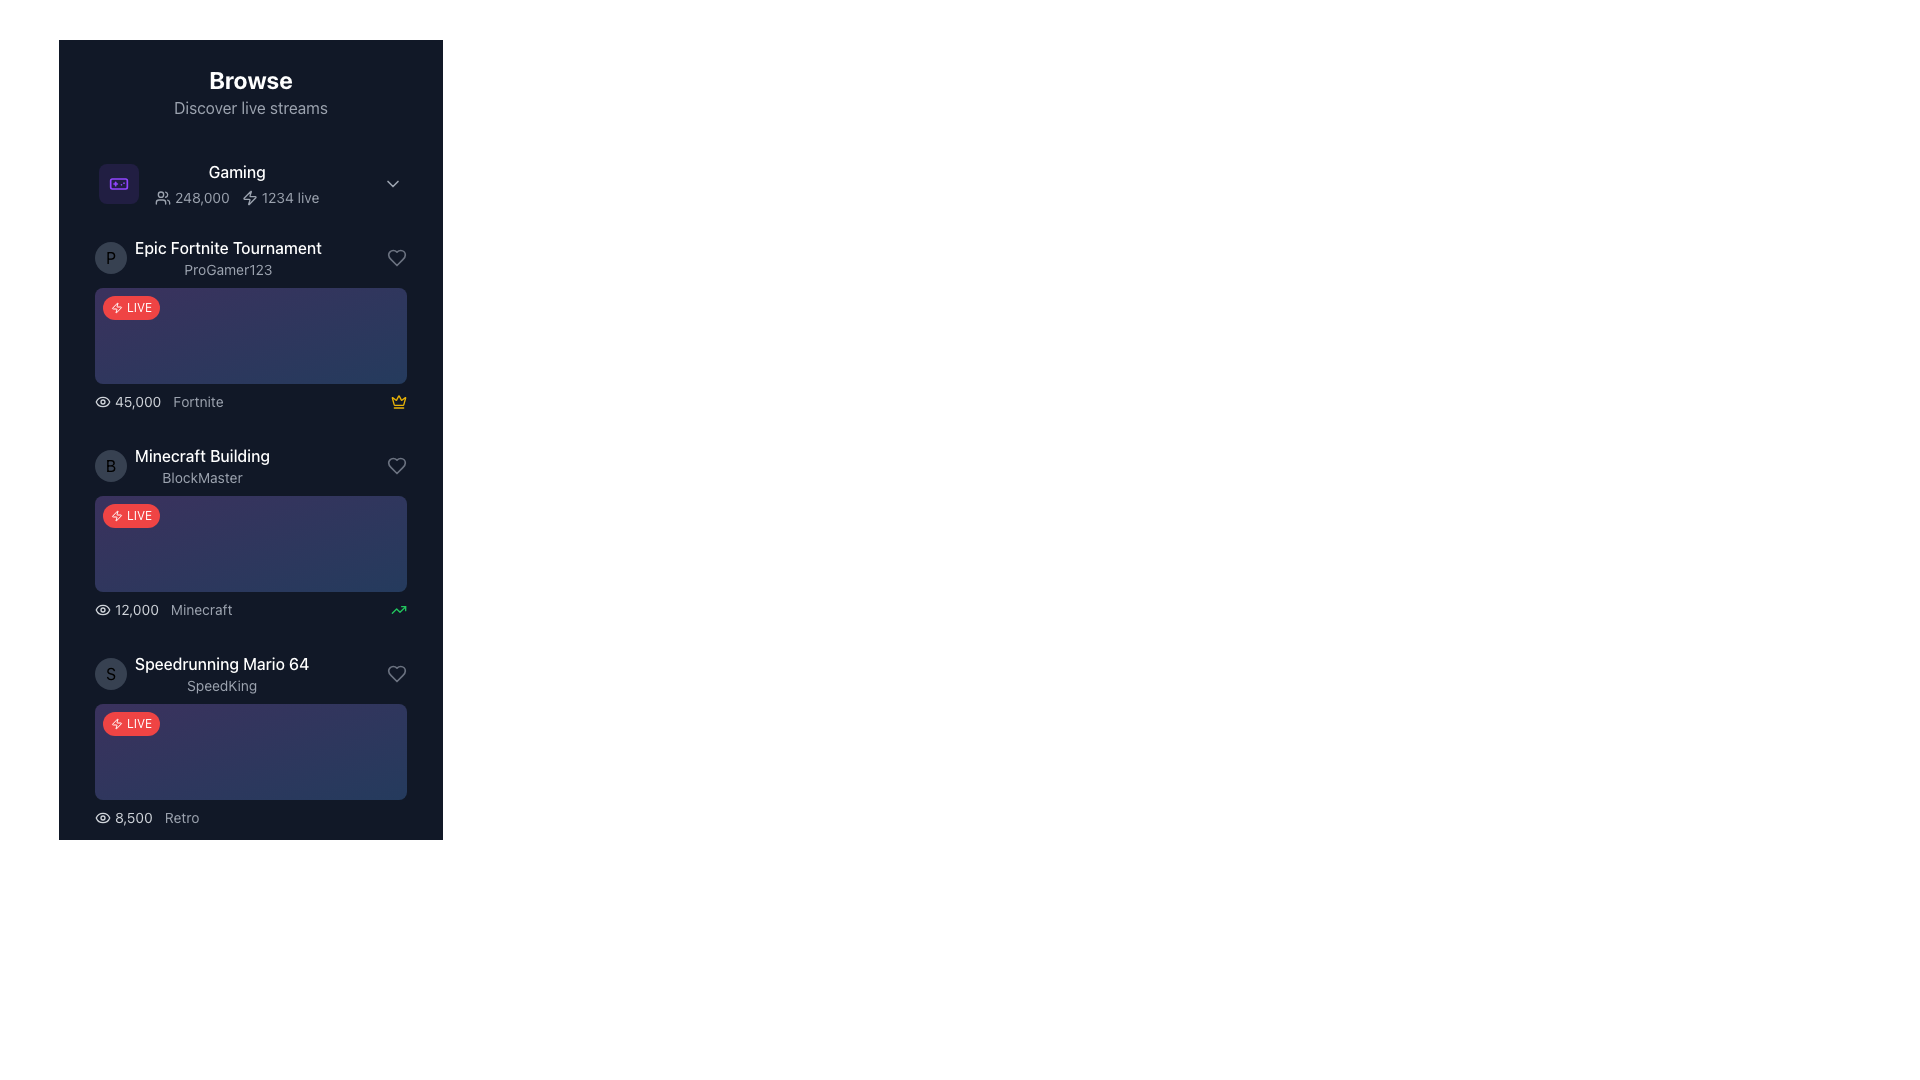 The height and width of the screenshot is (1080, 1920). Describe the element at coordinates (393, 184) in the screenshot. I see `the downward chevron icon located on the right-hand side of the 'Gaming' section` at that location.